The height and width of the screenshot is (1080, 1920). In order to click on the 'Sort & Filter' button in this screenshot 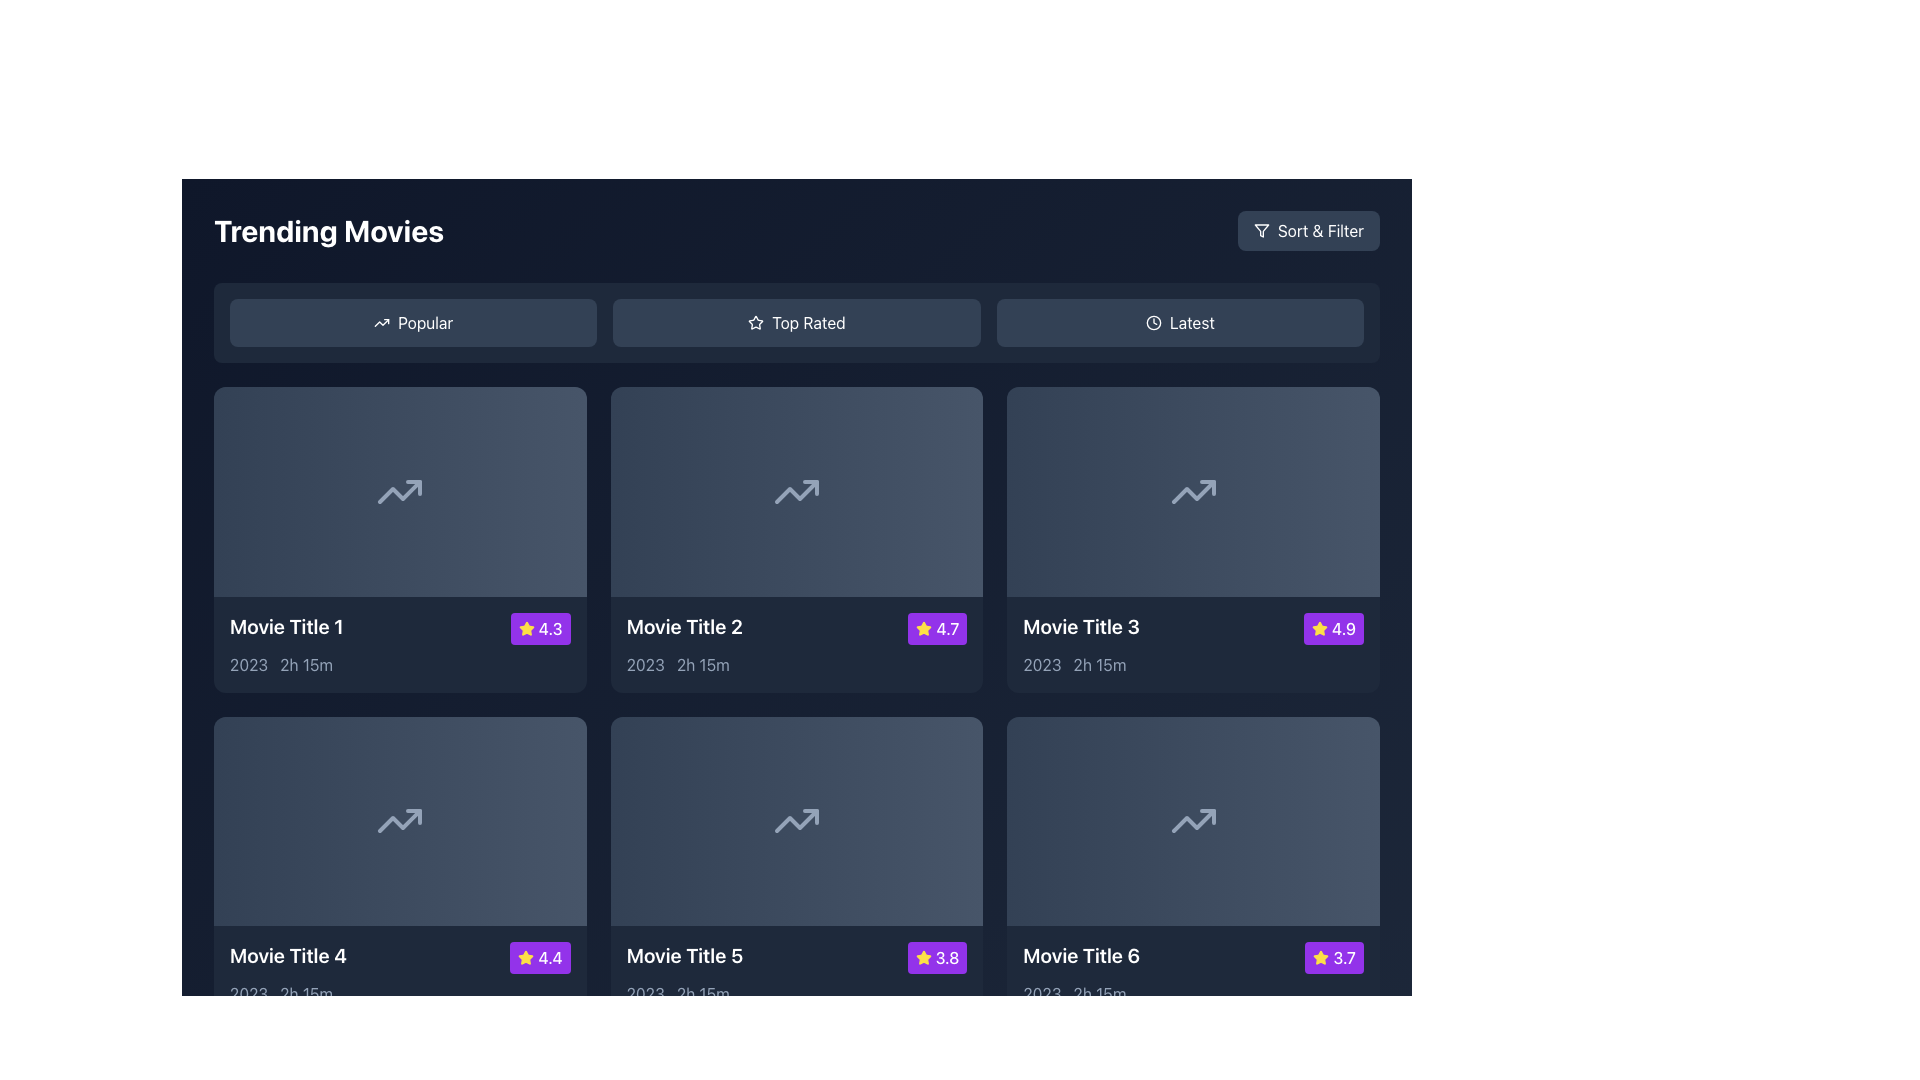, I will do `click(1260, 230)`.